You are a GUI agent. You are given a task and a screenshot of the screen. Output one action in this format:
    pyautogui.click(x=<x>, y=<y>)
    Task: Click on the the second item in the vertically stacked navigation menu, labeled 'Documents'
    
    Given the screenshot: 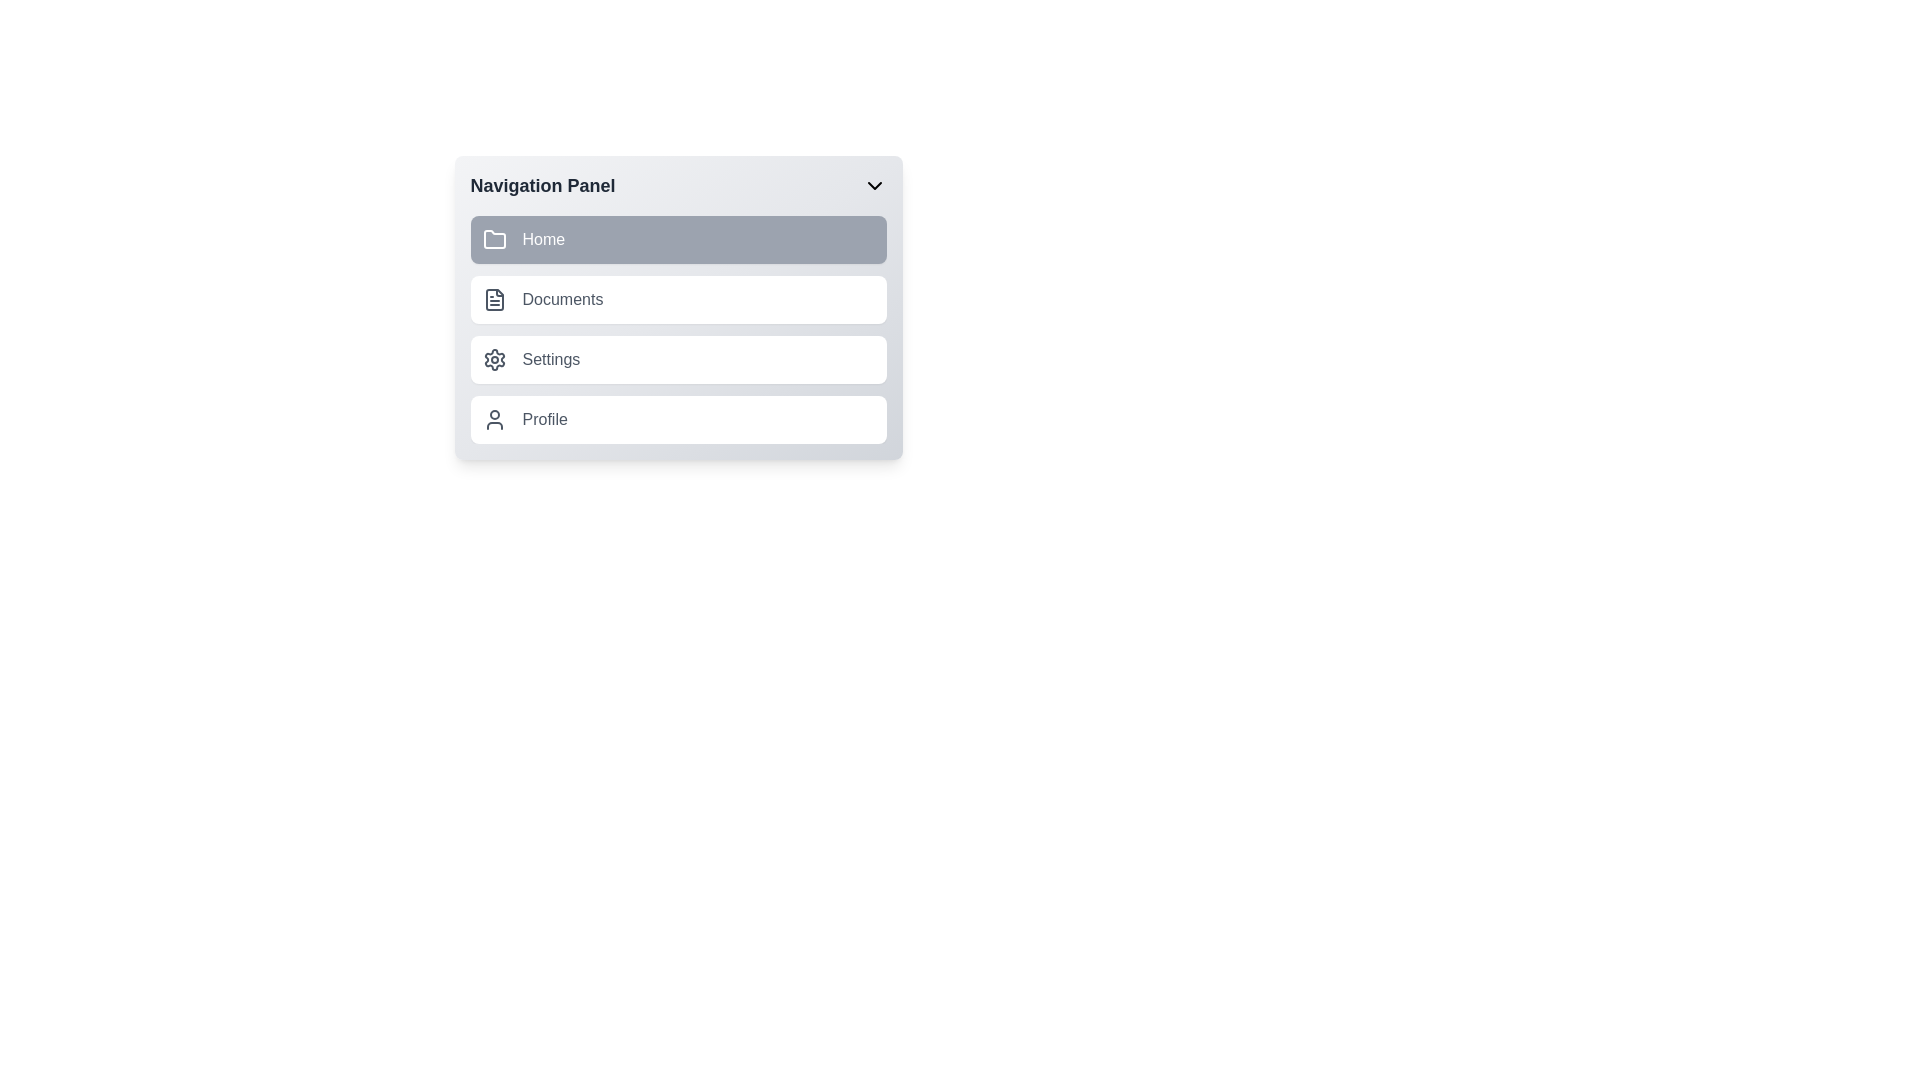 What is the action you would take?
    pyautogui.click(x=678, y=329)
    